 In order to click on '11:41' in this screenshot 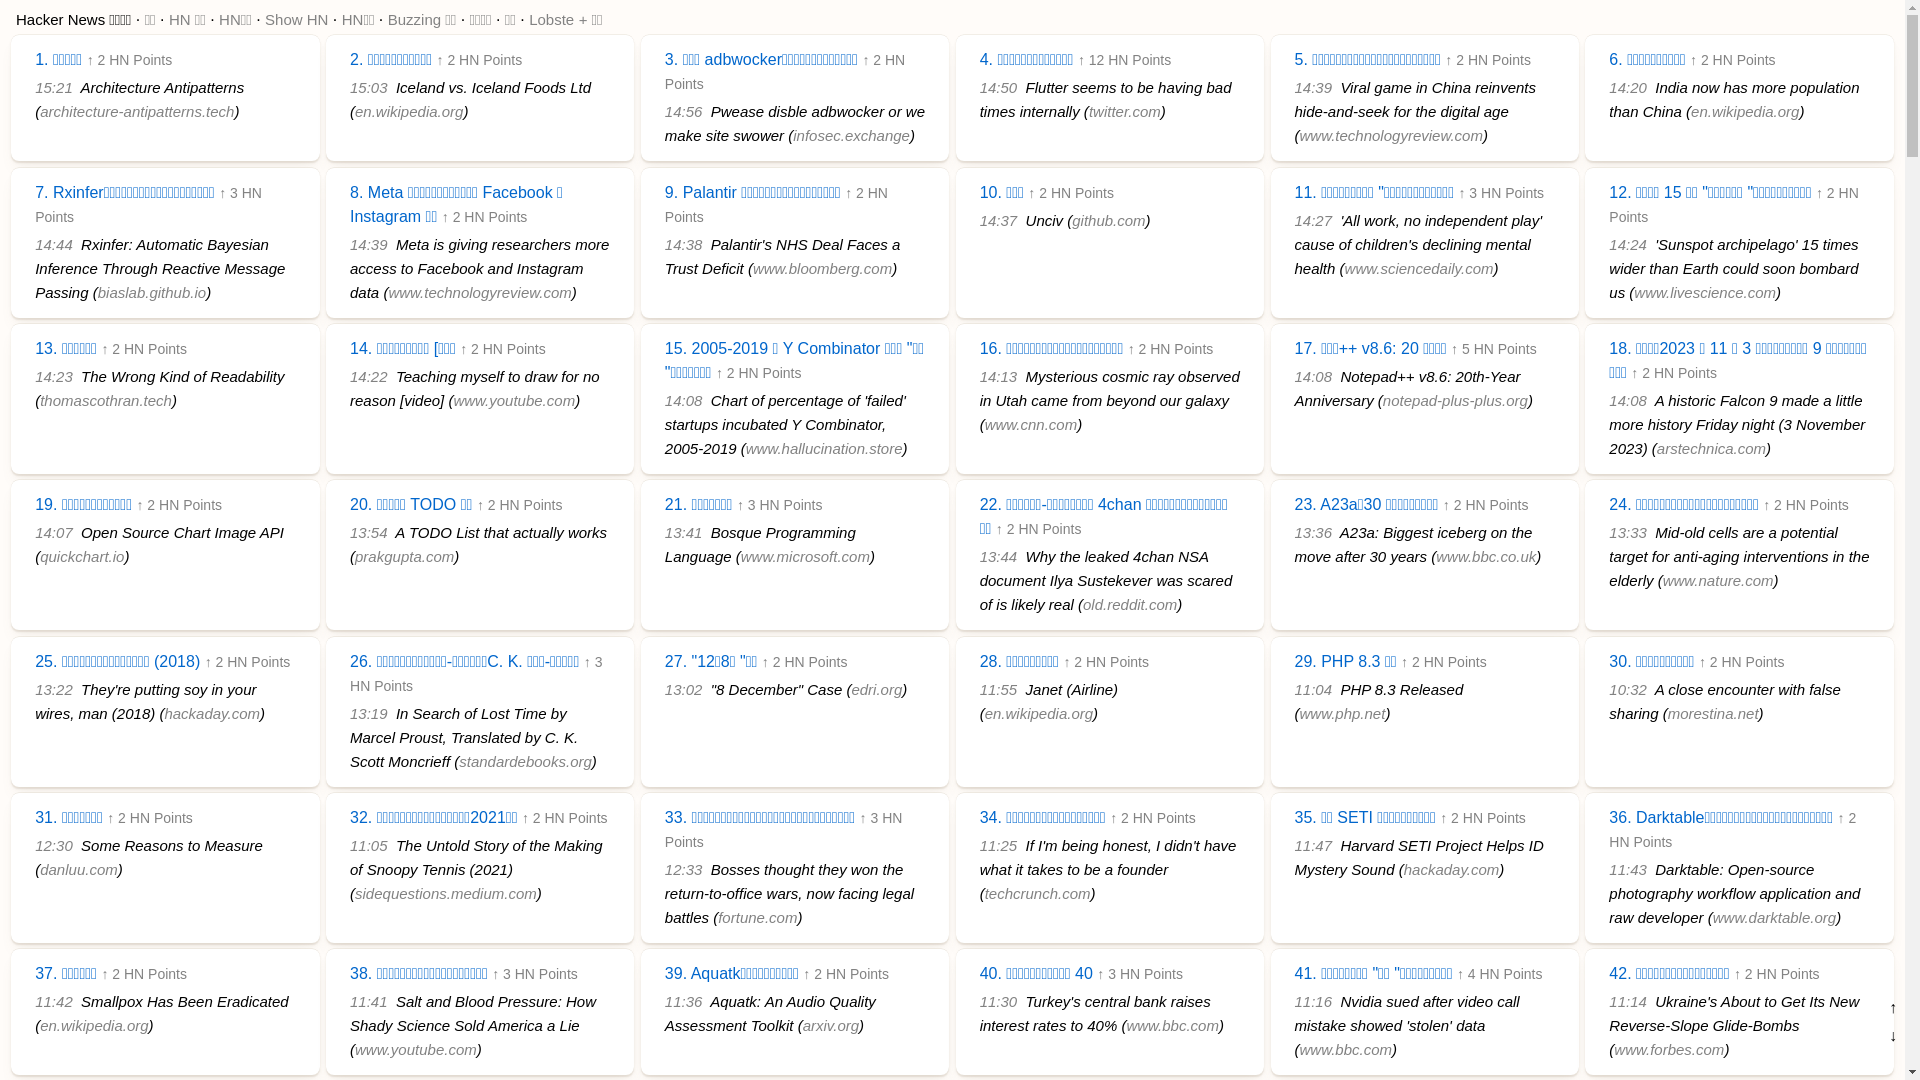, I will do `click(369, 1001)`.